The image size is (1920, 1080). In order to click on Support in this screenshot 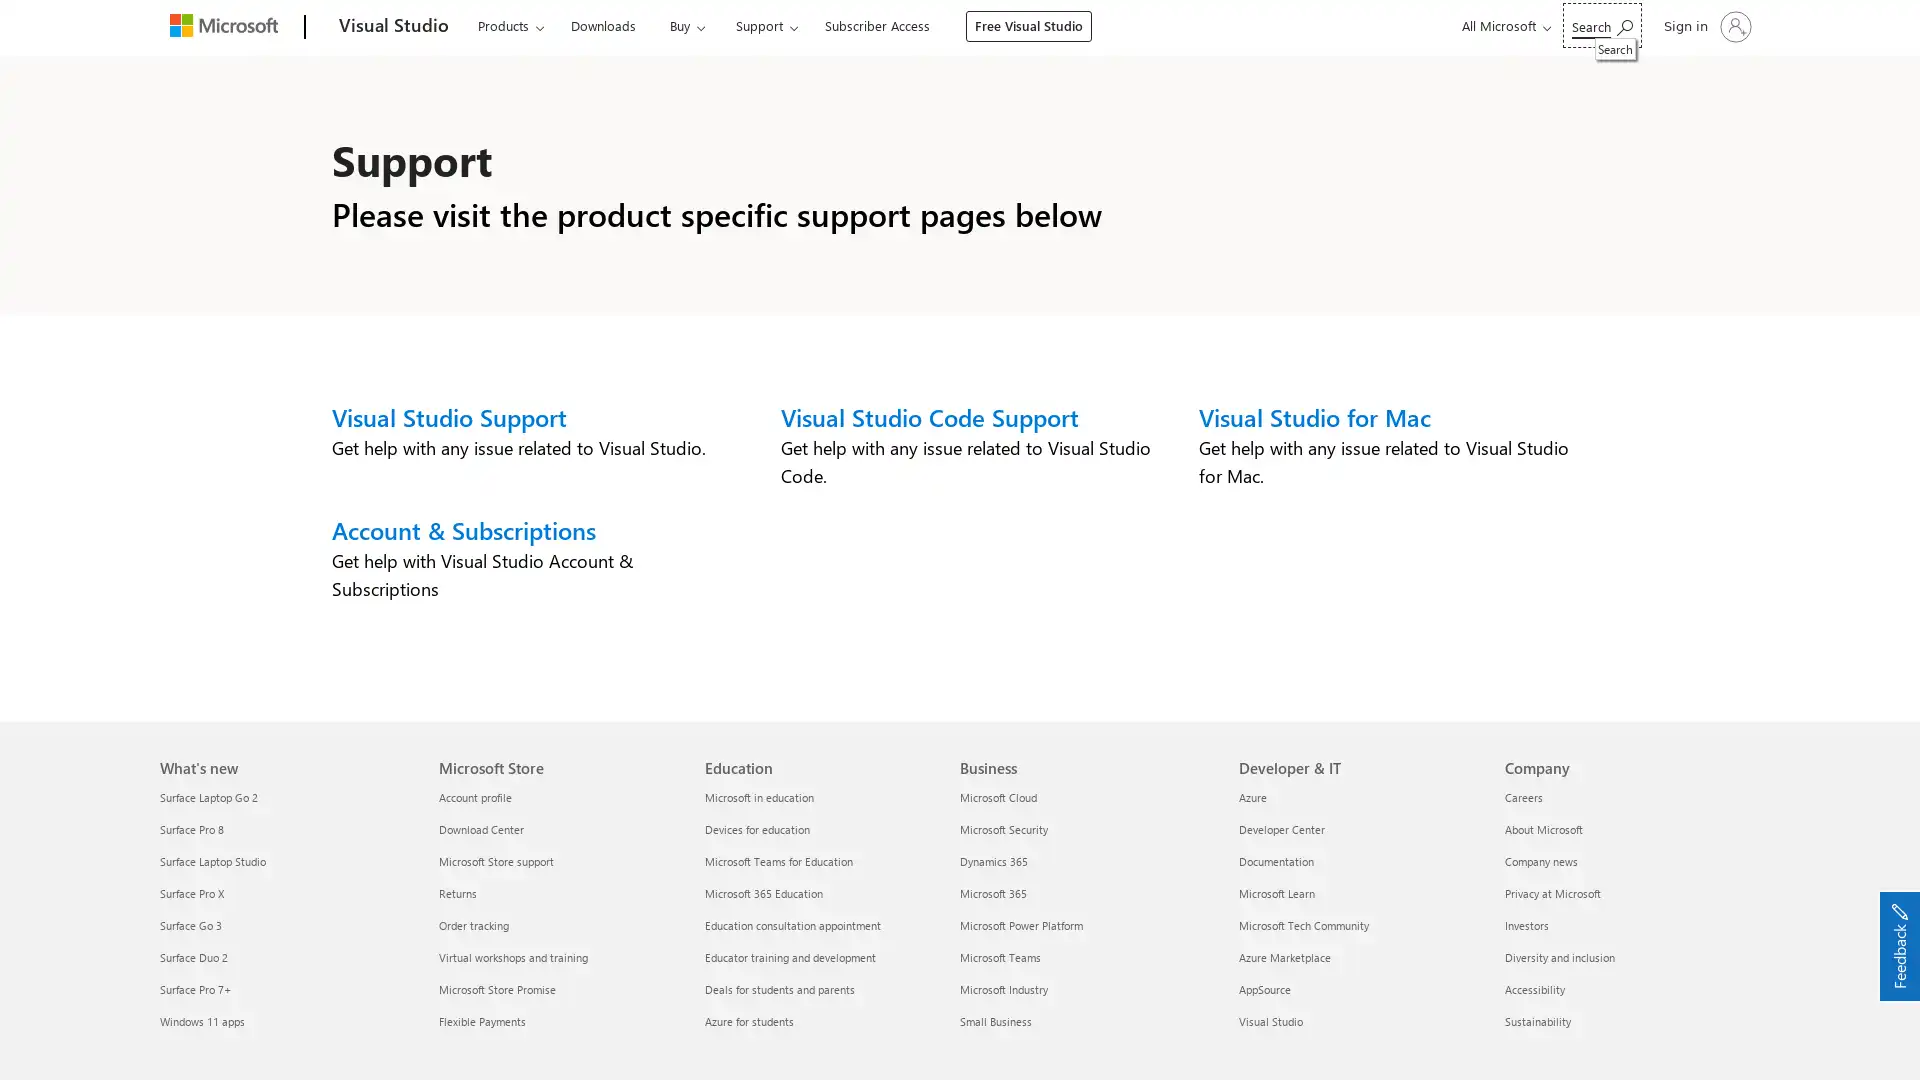, I will do `click(753, 26)`.